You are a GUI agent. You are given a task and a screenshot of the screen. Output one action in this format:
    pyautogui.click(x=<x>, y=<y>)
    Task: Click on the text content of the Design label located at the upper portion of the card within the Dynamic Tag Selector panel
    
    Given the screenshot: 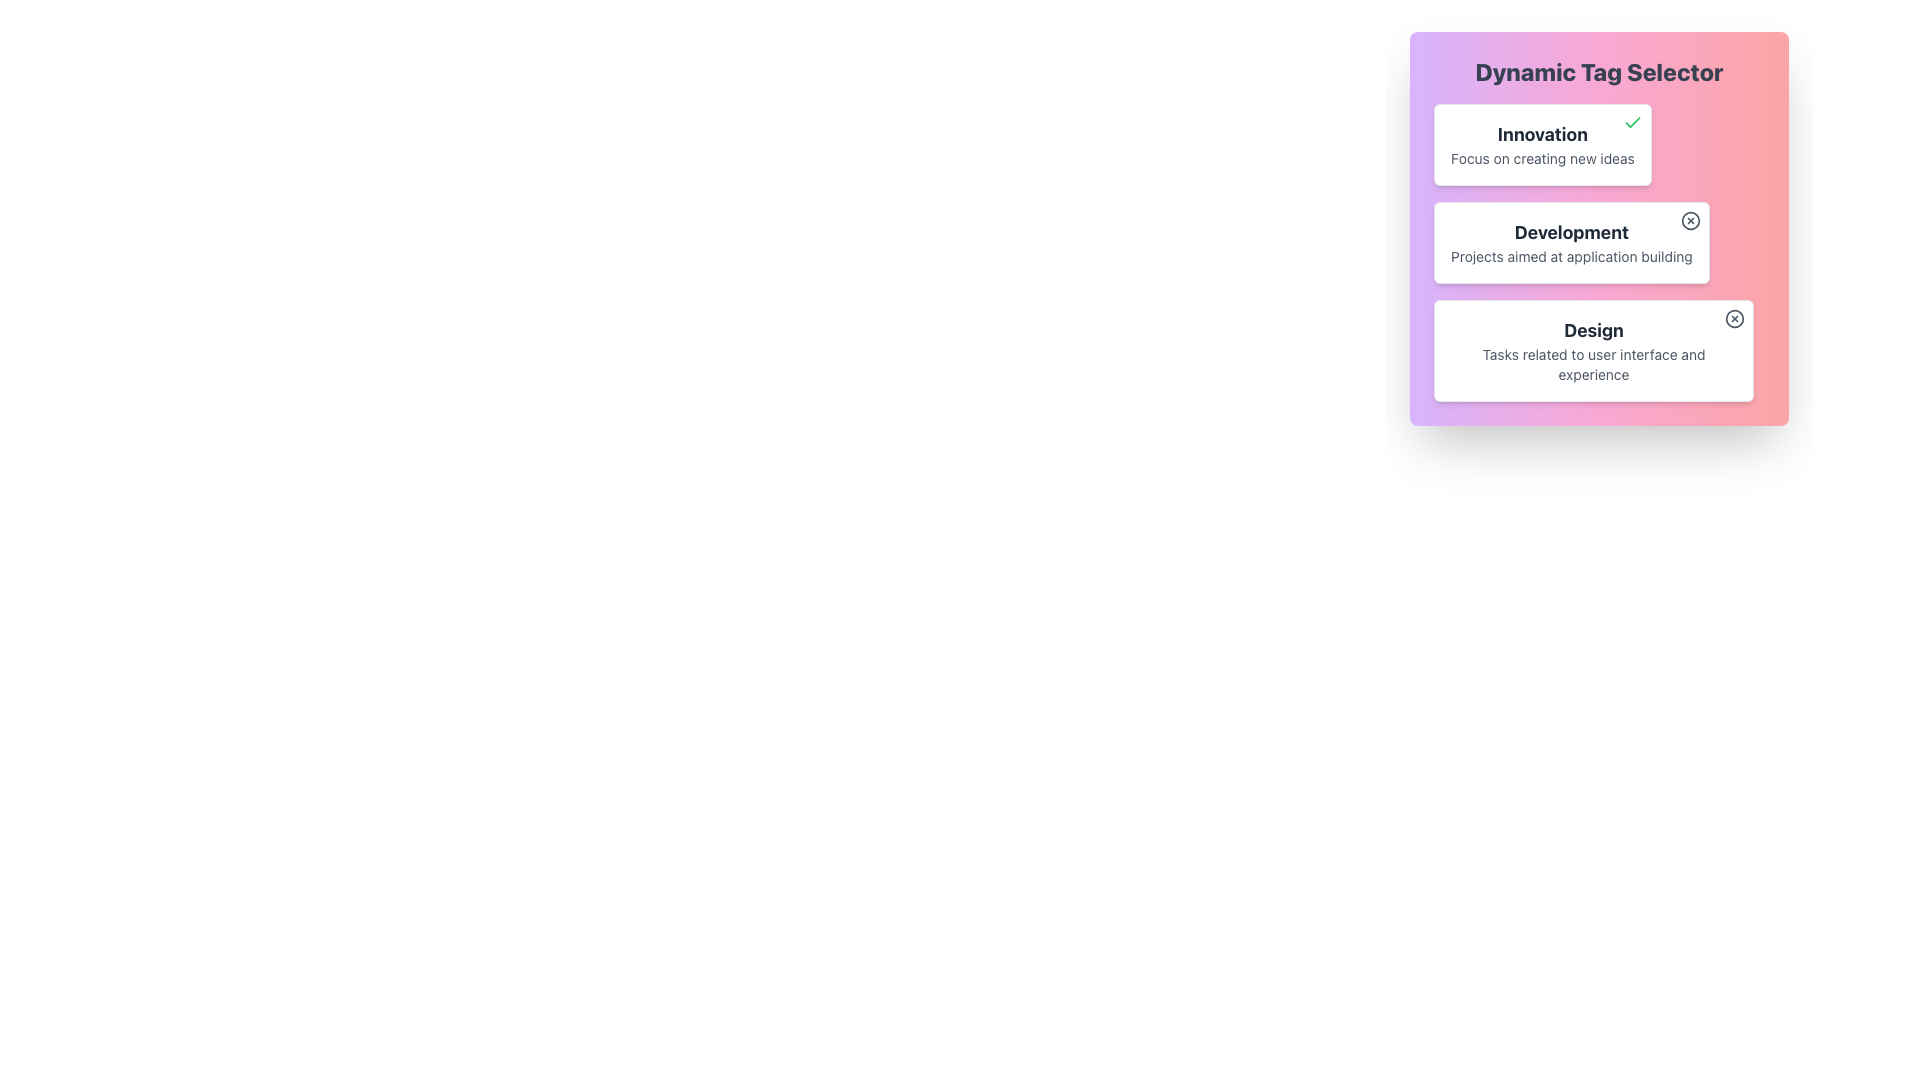 What is the action you would take?
    pyautogui.click(x=1592, y=330)
    